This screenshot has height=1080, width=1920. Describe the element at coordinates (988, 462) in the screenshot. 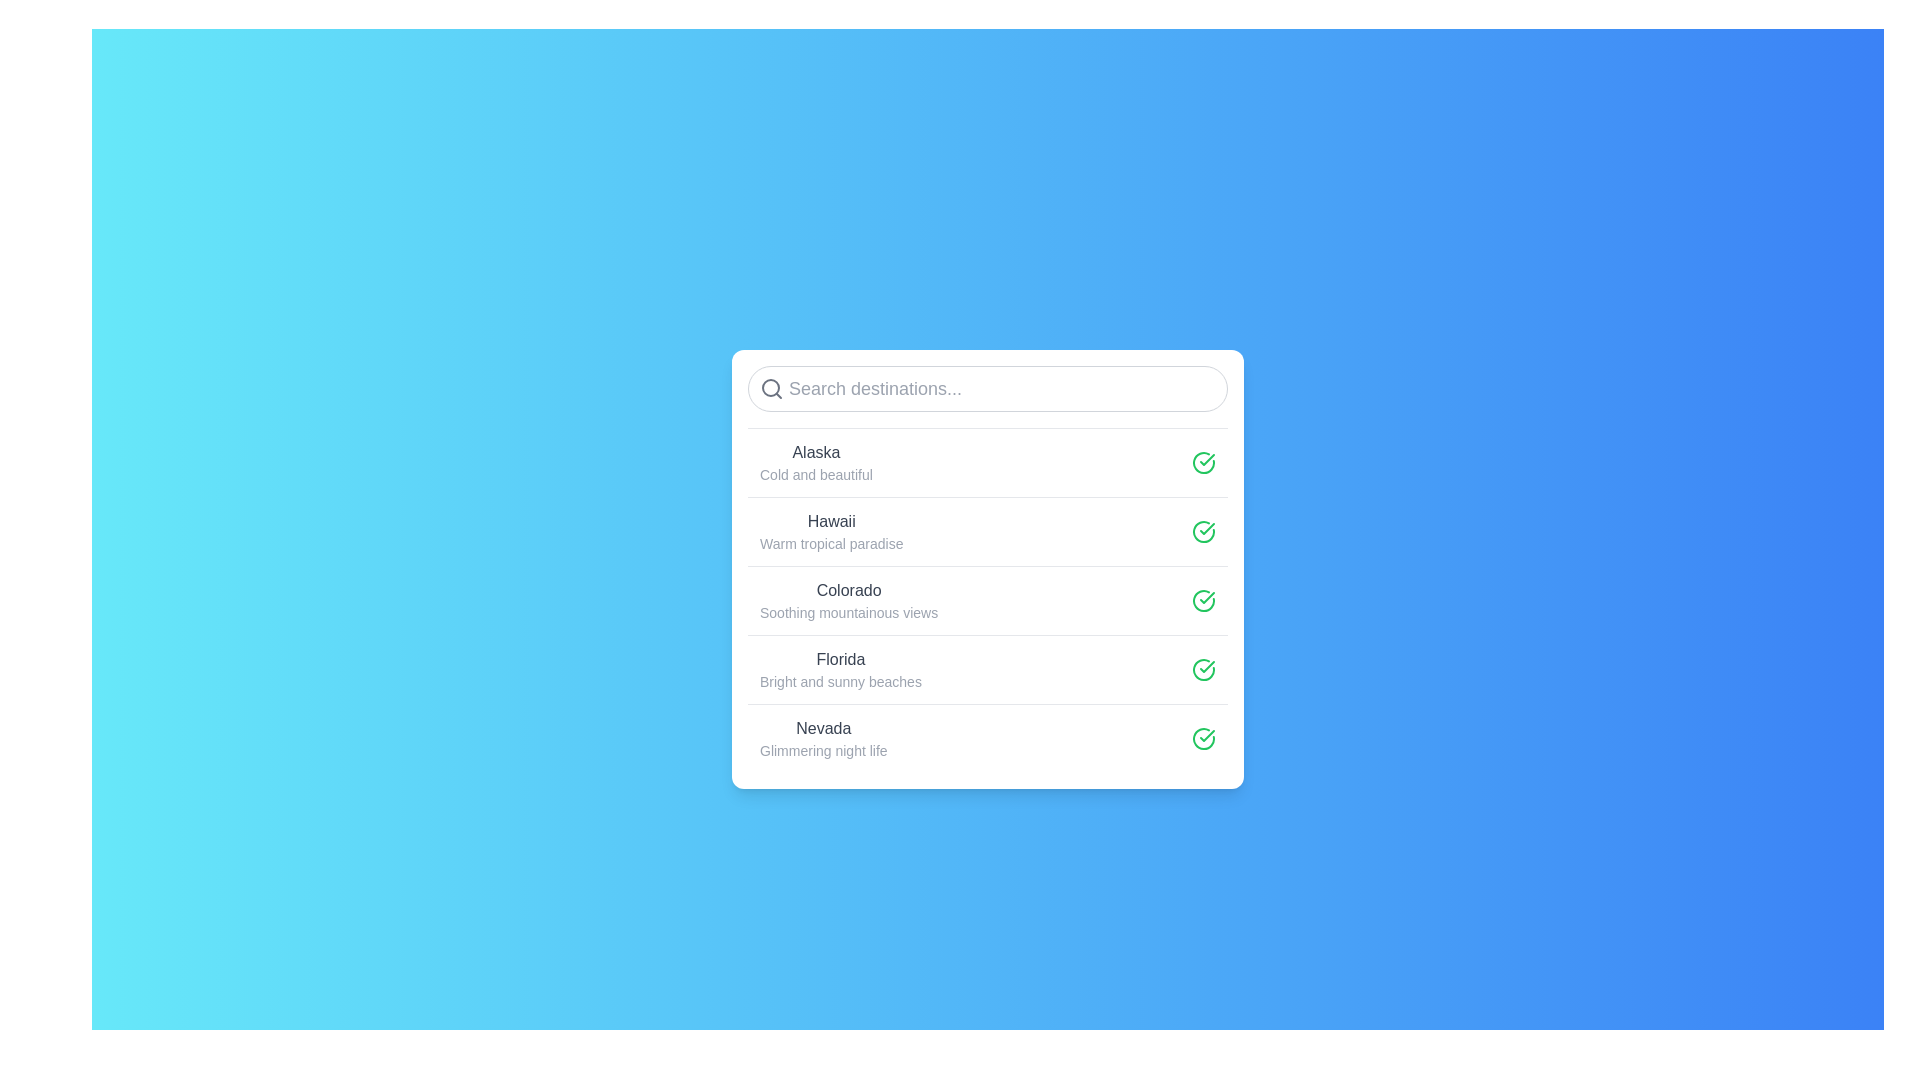

I see `the first list item in the menu titled 'Alaska' with the subtitle 'Cold and beautiful'` at that location.